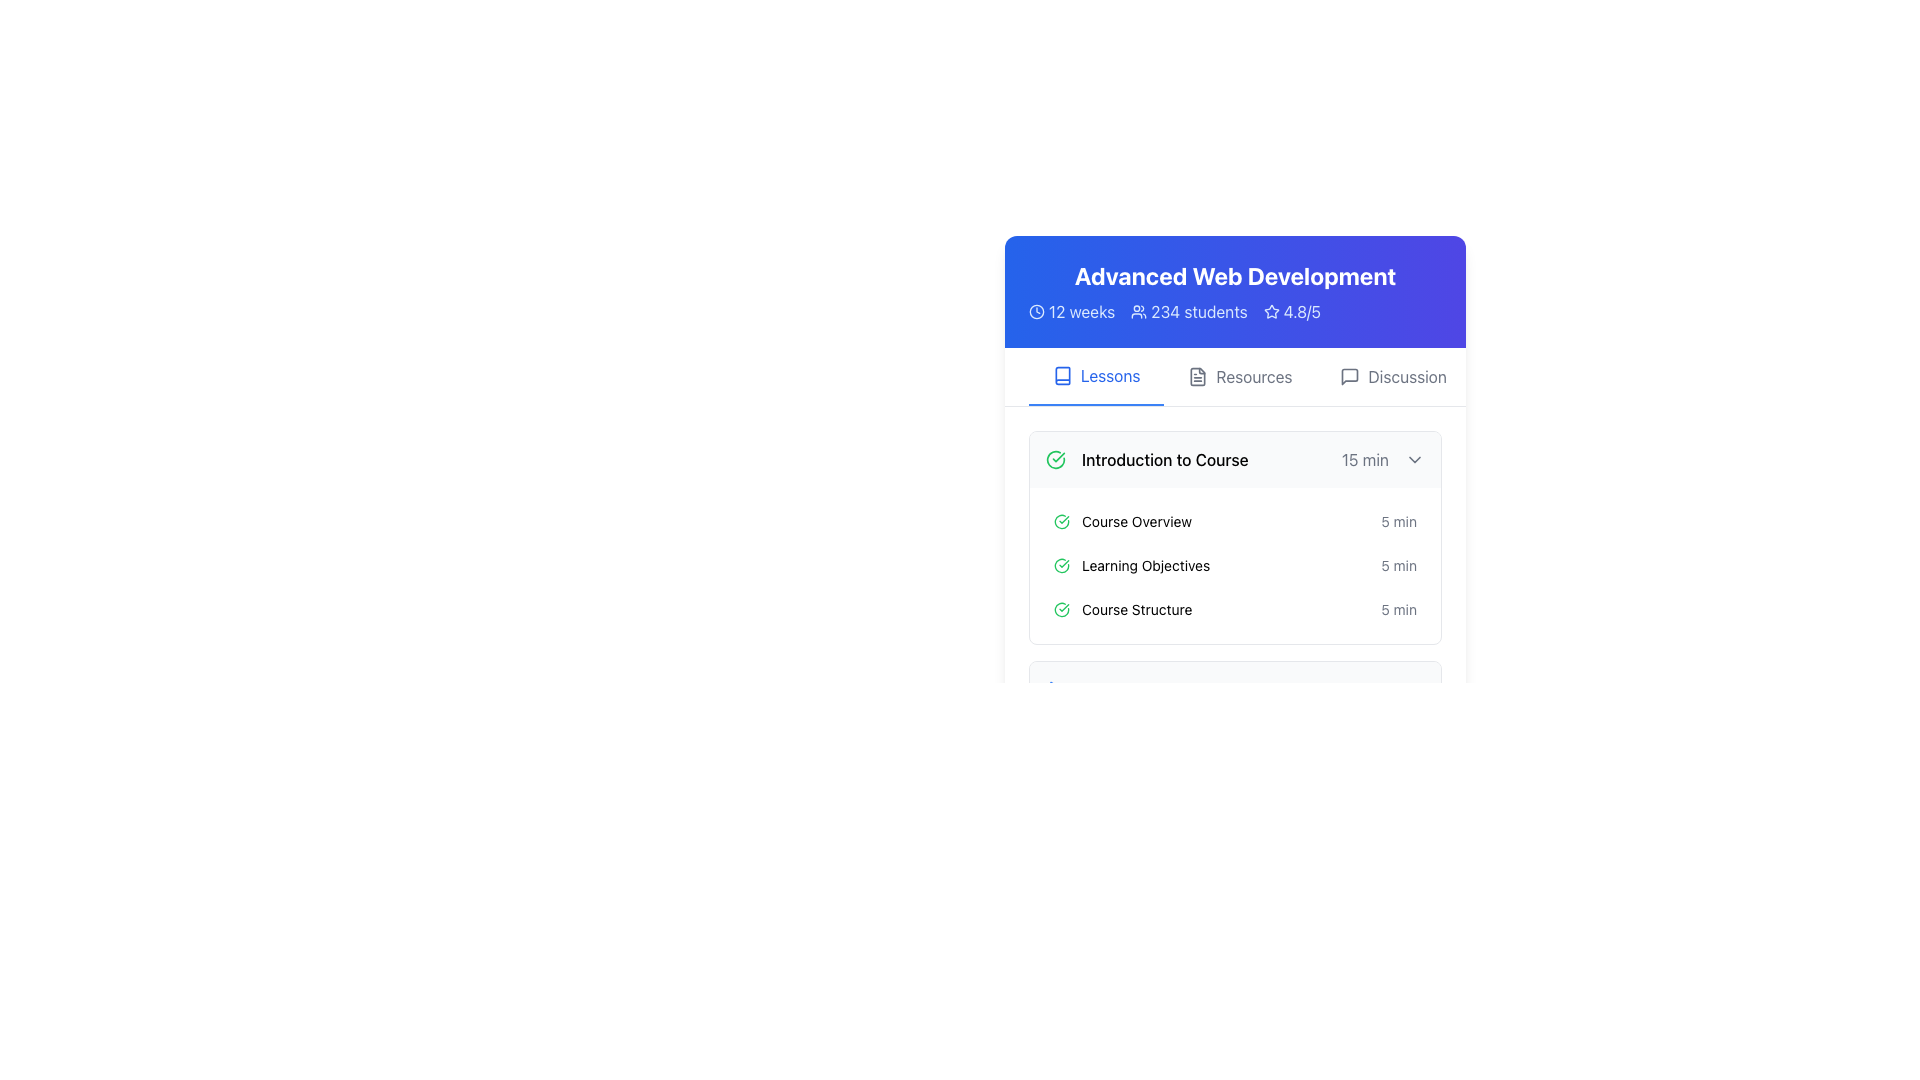  Describe the element at coordinates (1398, 608) in the screenshot. I see `the text label displaying '5 min', which is located at the rightmost end of the row labeled 'Course Structure'` at that location.